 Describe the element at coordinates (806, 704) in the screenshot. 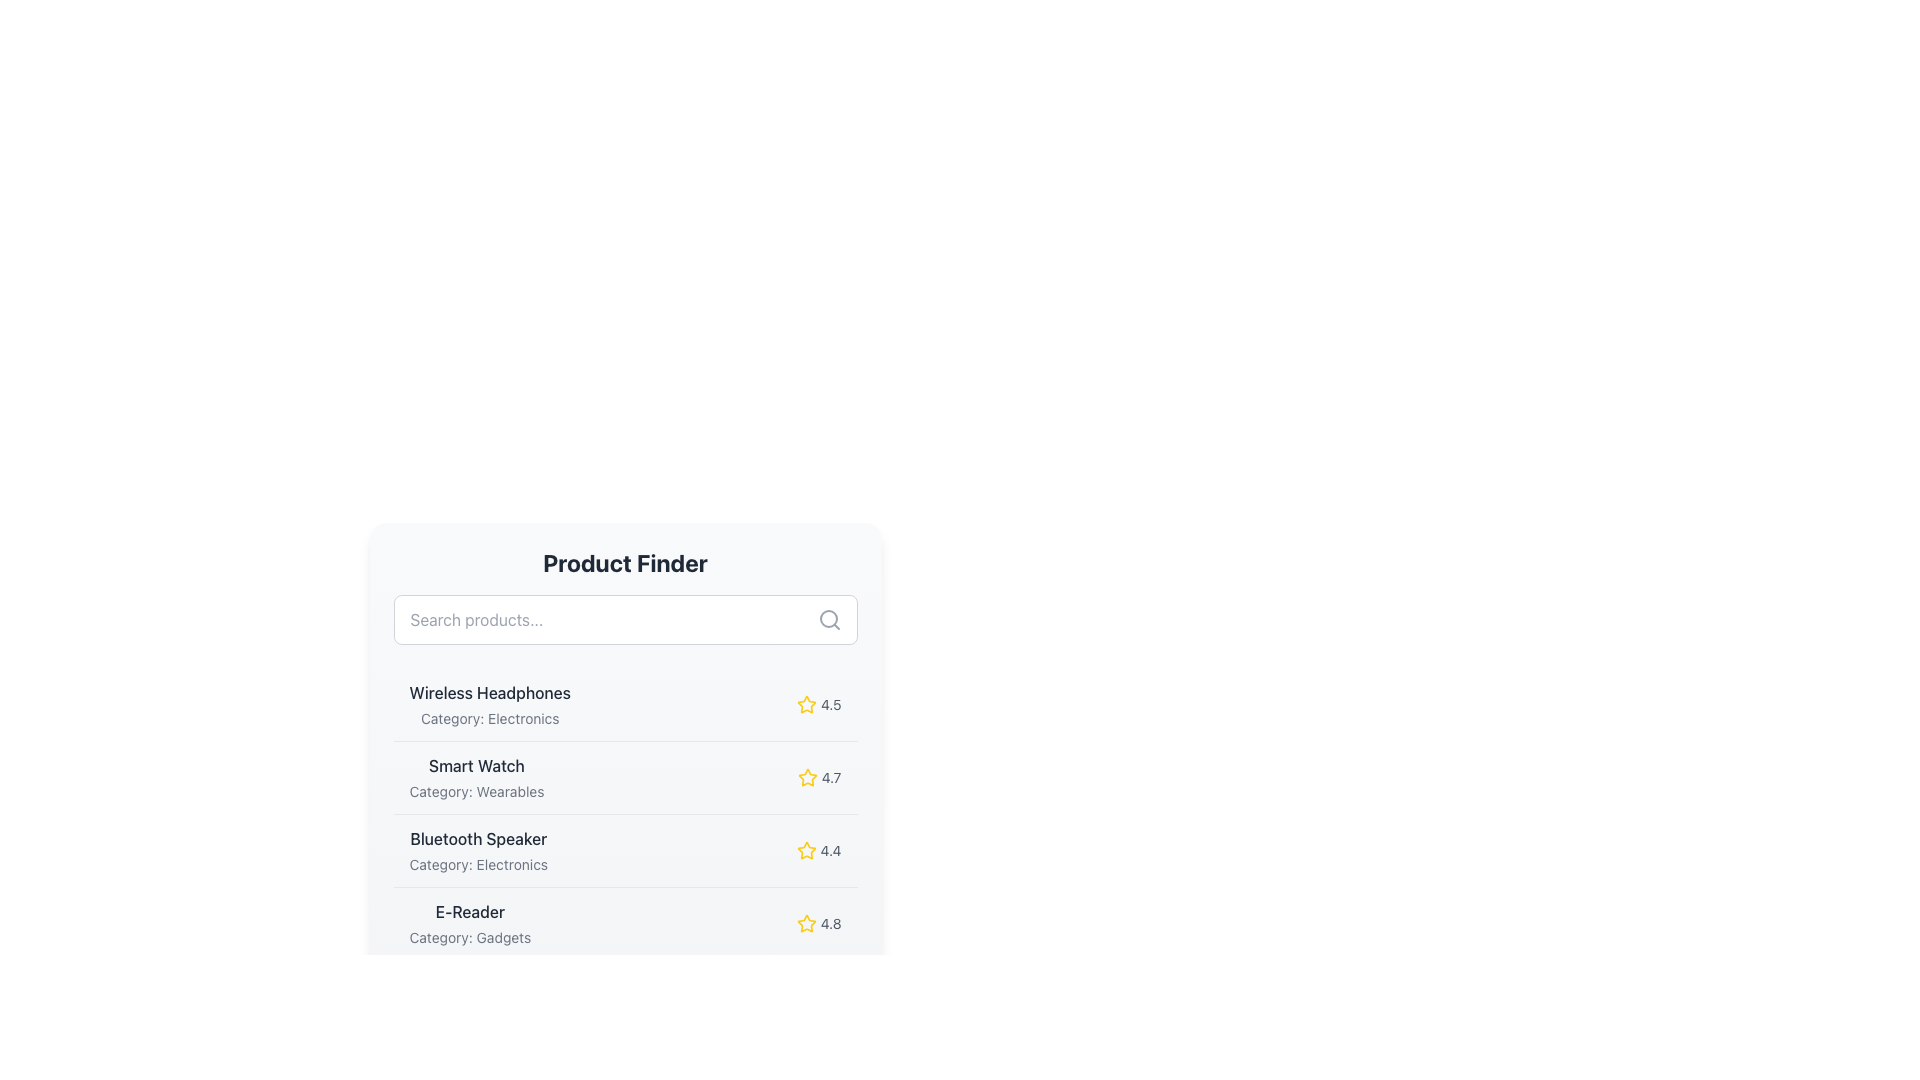

I see `the rating icon for the Wireless Headphones, which is located to the left of the rating text '4.5' in the product list` at that location.